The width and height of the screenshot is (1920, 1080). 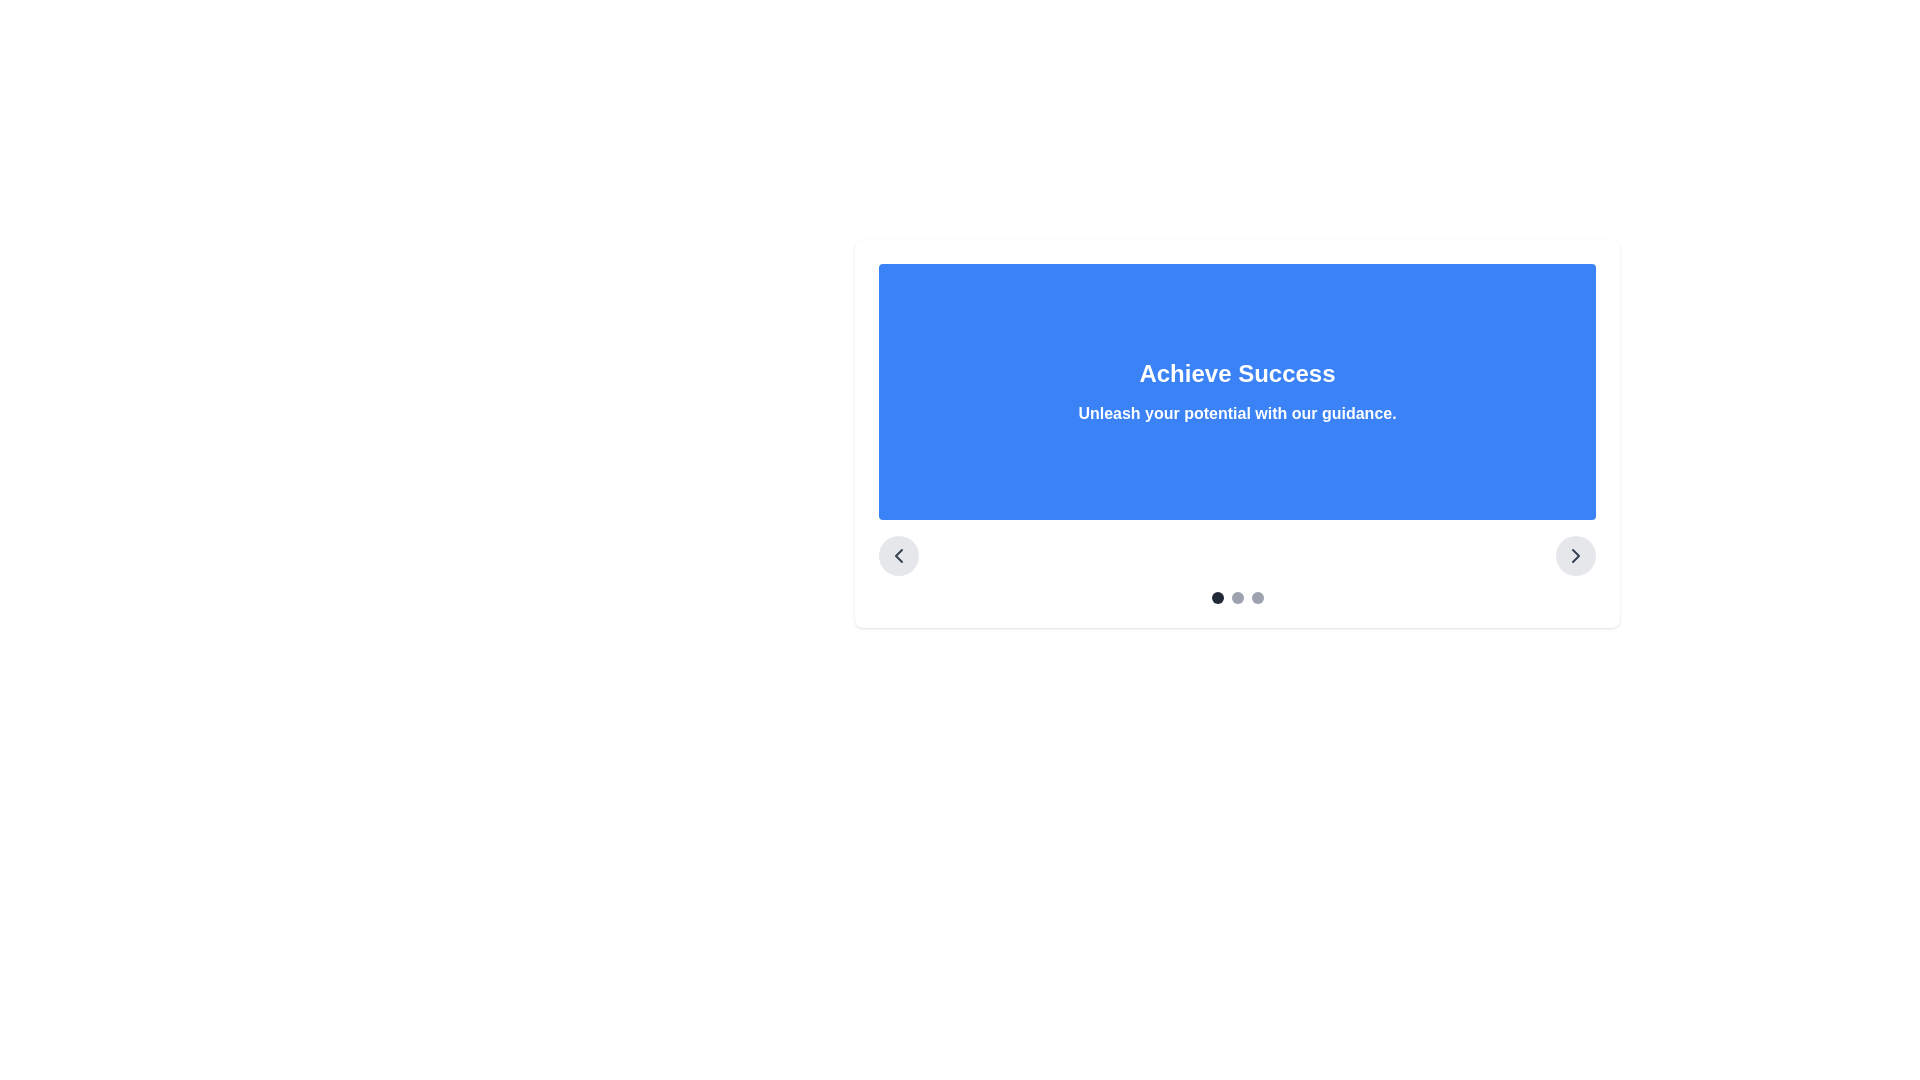 I want to click on the circular gray button with a left-chevron icon located in the bottom-left corner of the slide navigation interface for keyboard interaction, so click(x=897, y=555).